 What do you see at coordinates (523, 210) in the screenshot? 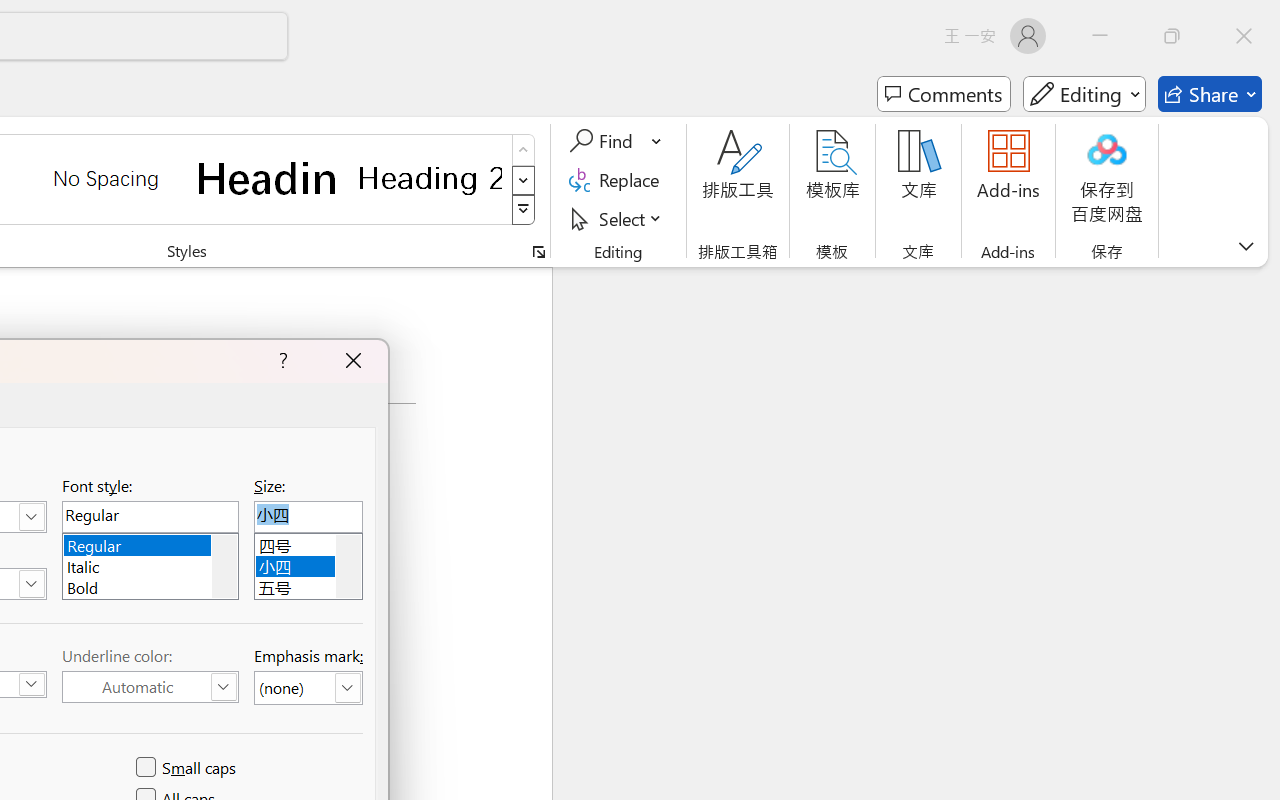
I see `'Styles'` at bounding box center [523, 210].